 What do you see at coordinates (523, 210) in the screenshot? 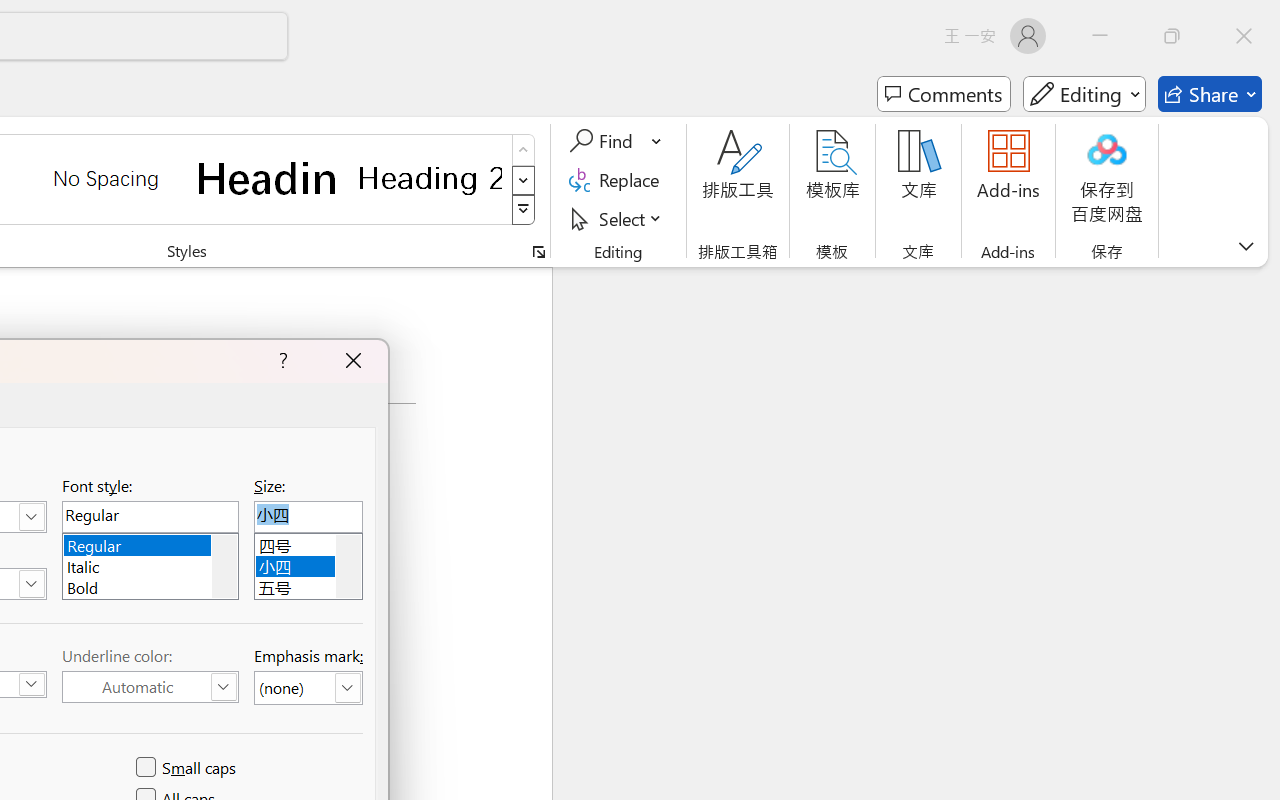
I see `'Styles'` at bounding box center [523, 210].